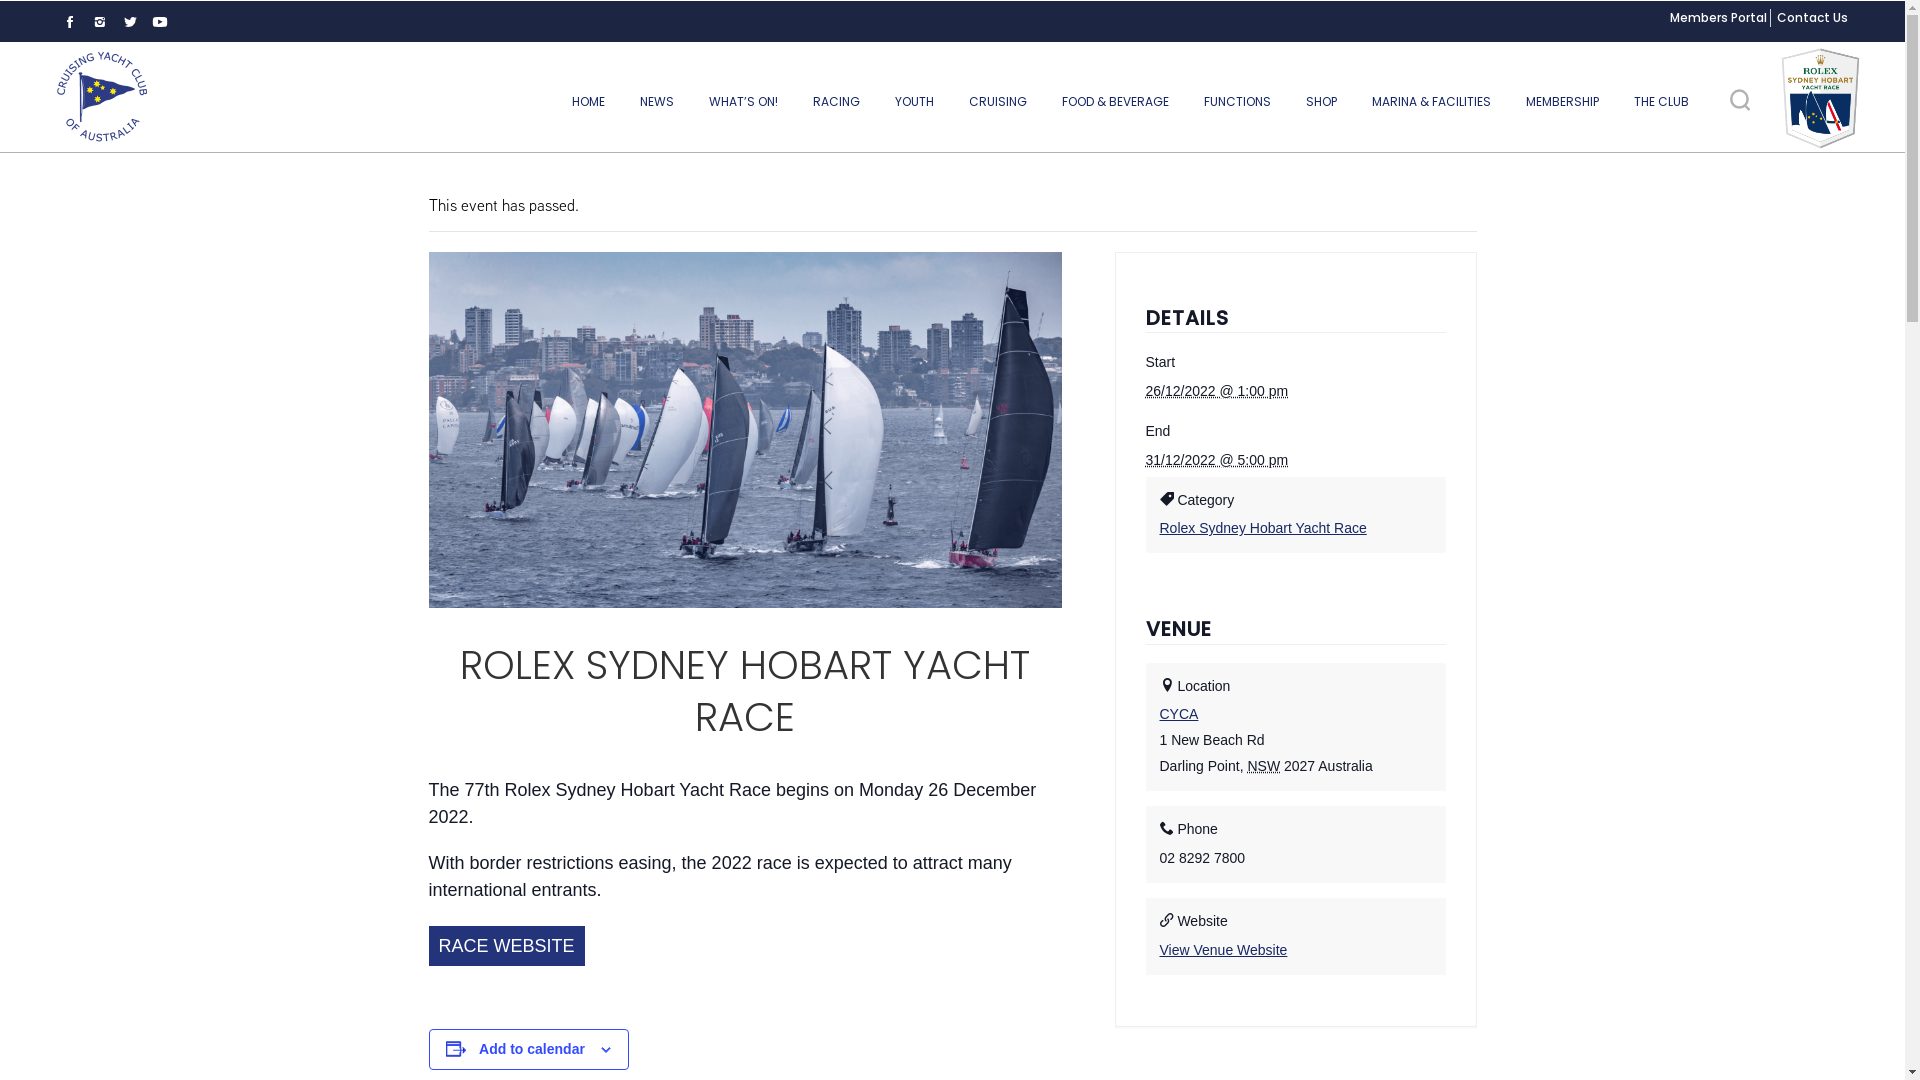 Image resolution: width=1920 pixels, height=1080 pixels. I want to click on 'Visit our YouTube channel', so click(158, 22).